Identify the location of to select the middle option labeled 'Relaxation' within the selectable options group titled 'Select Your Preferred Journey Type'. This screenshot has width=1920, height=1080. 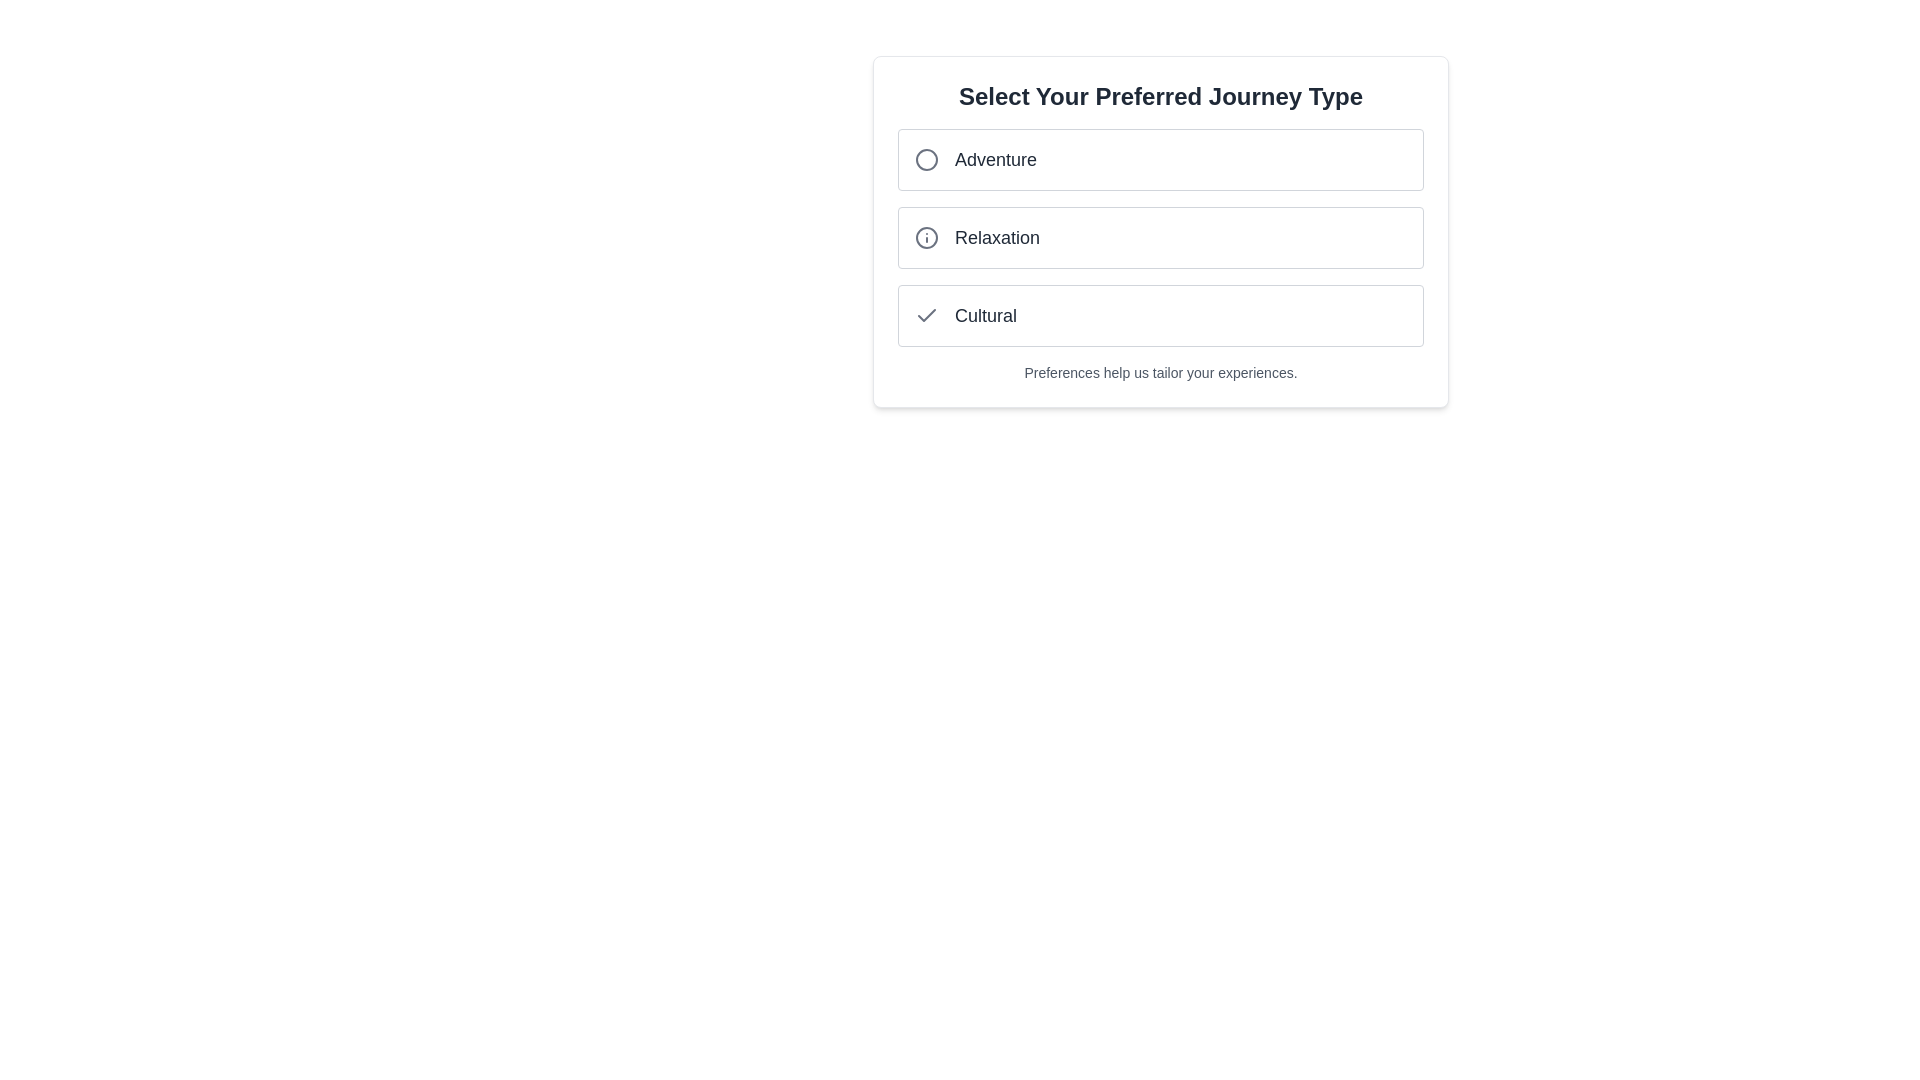
(1161, 230).